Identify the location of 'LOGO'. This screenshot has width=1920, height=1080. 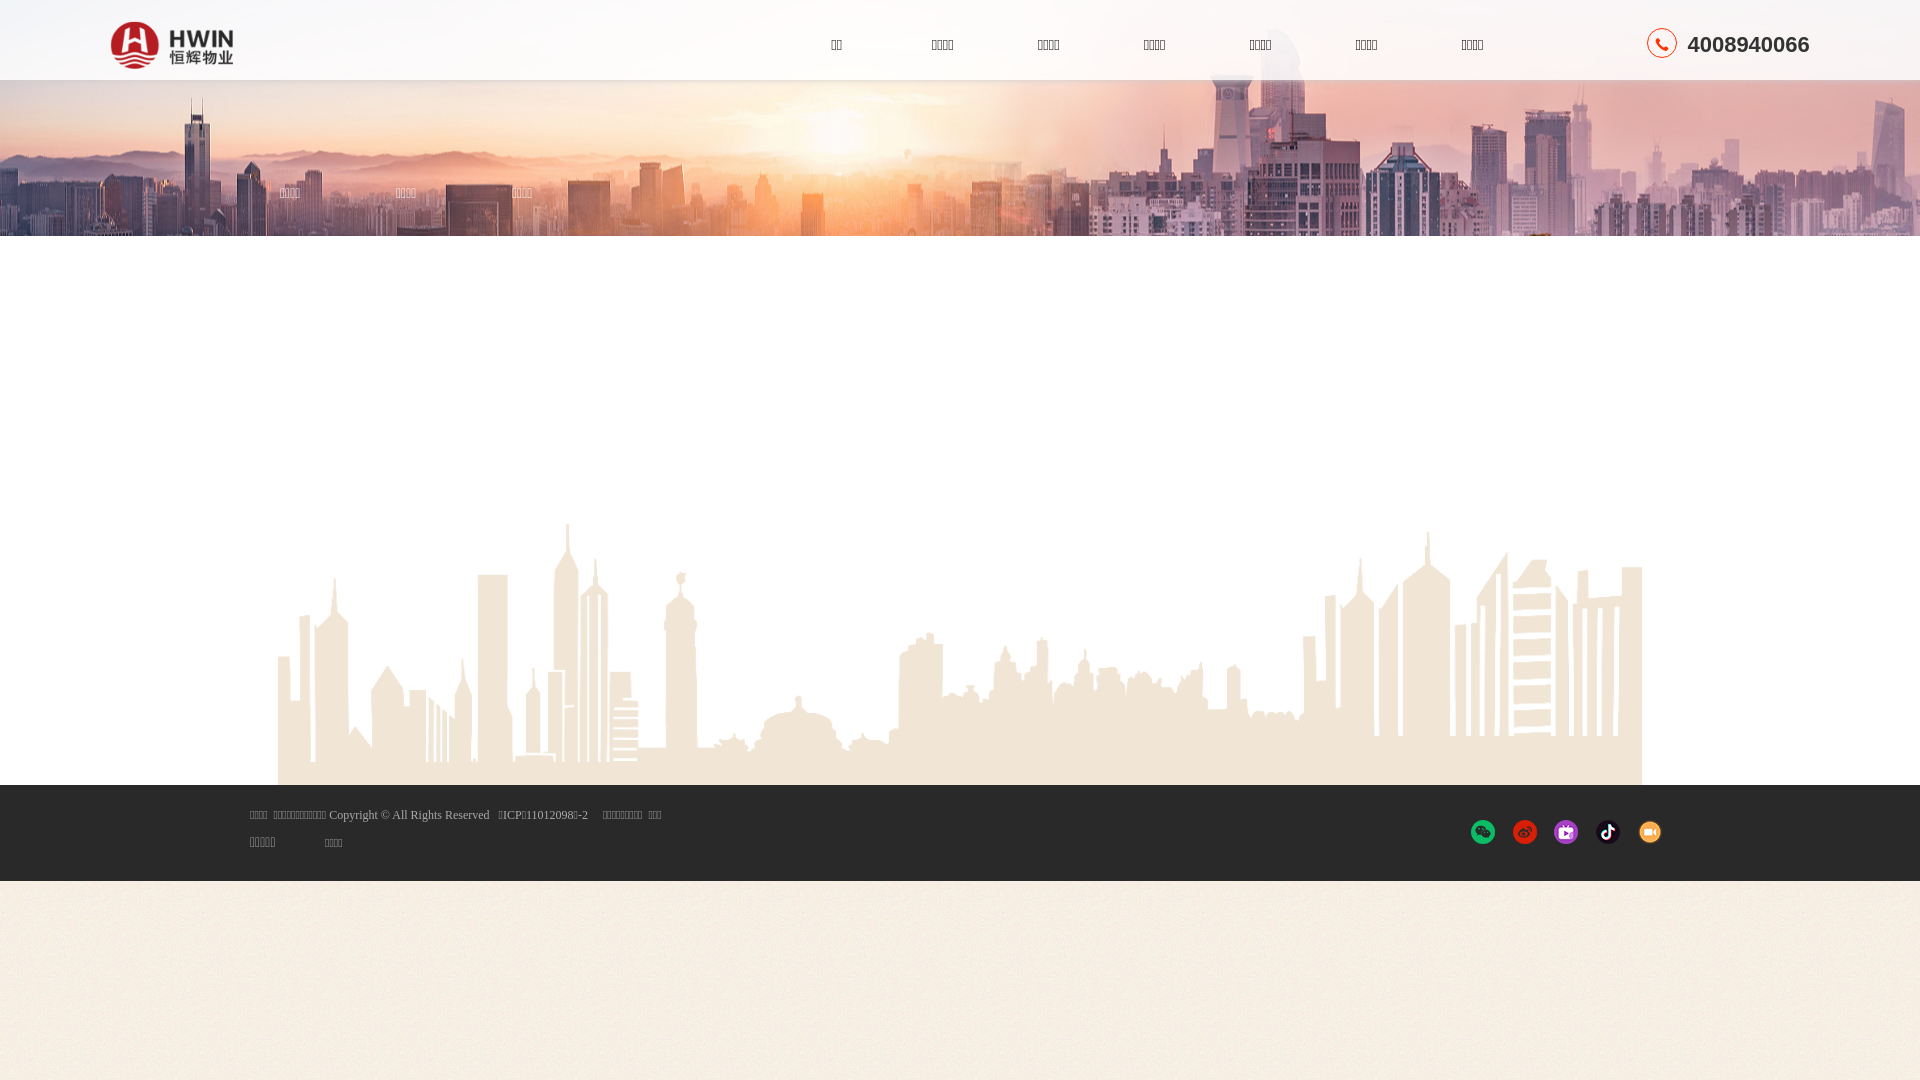
(215, 45).